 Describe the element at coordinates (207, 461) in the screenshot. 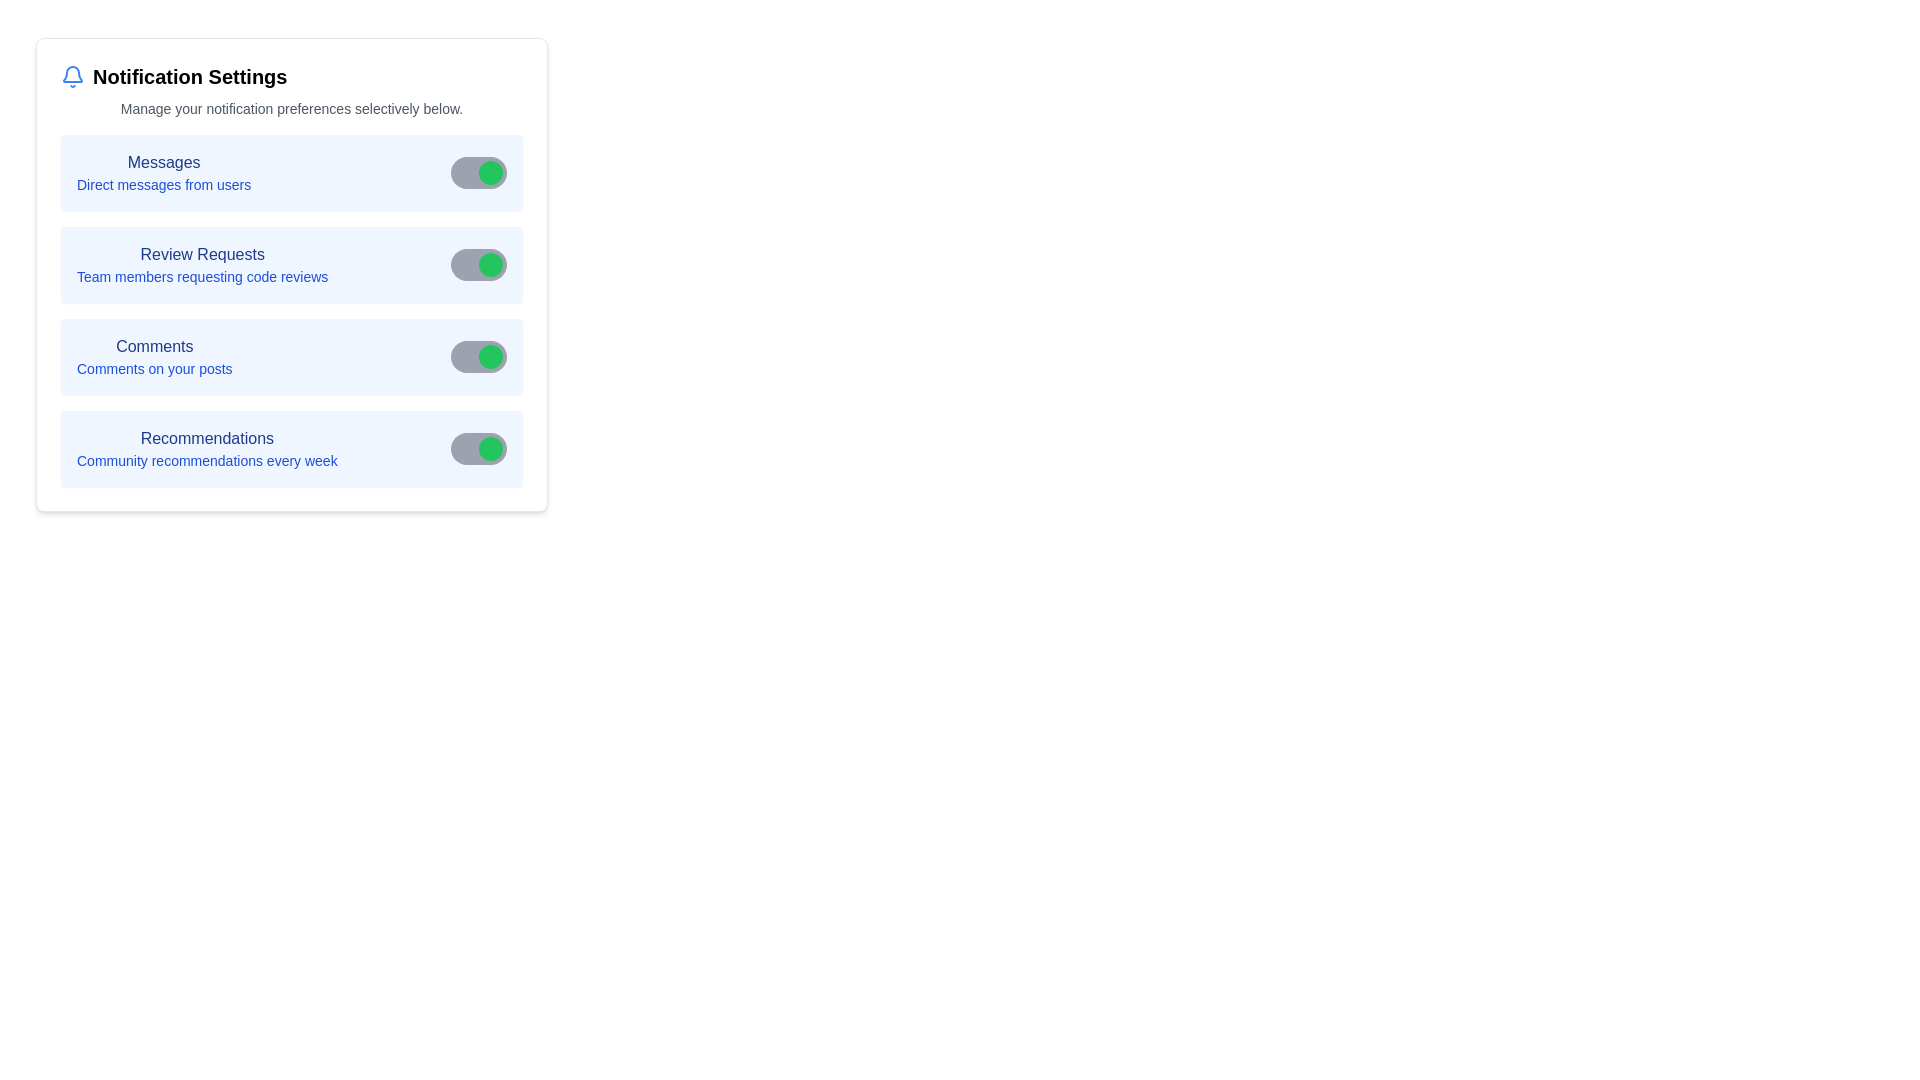

I see `the text label that displays 'Community recommendations every week', located under the heading 'Recommendations'` at that location.